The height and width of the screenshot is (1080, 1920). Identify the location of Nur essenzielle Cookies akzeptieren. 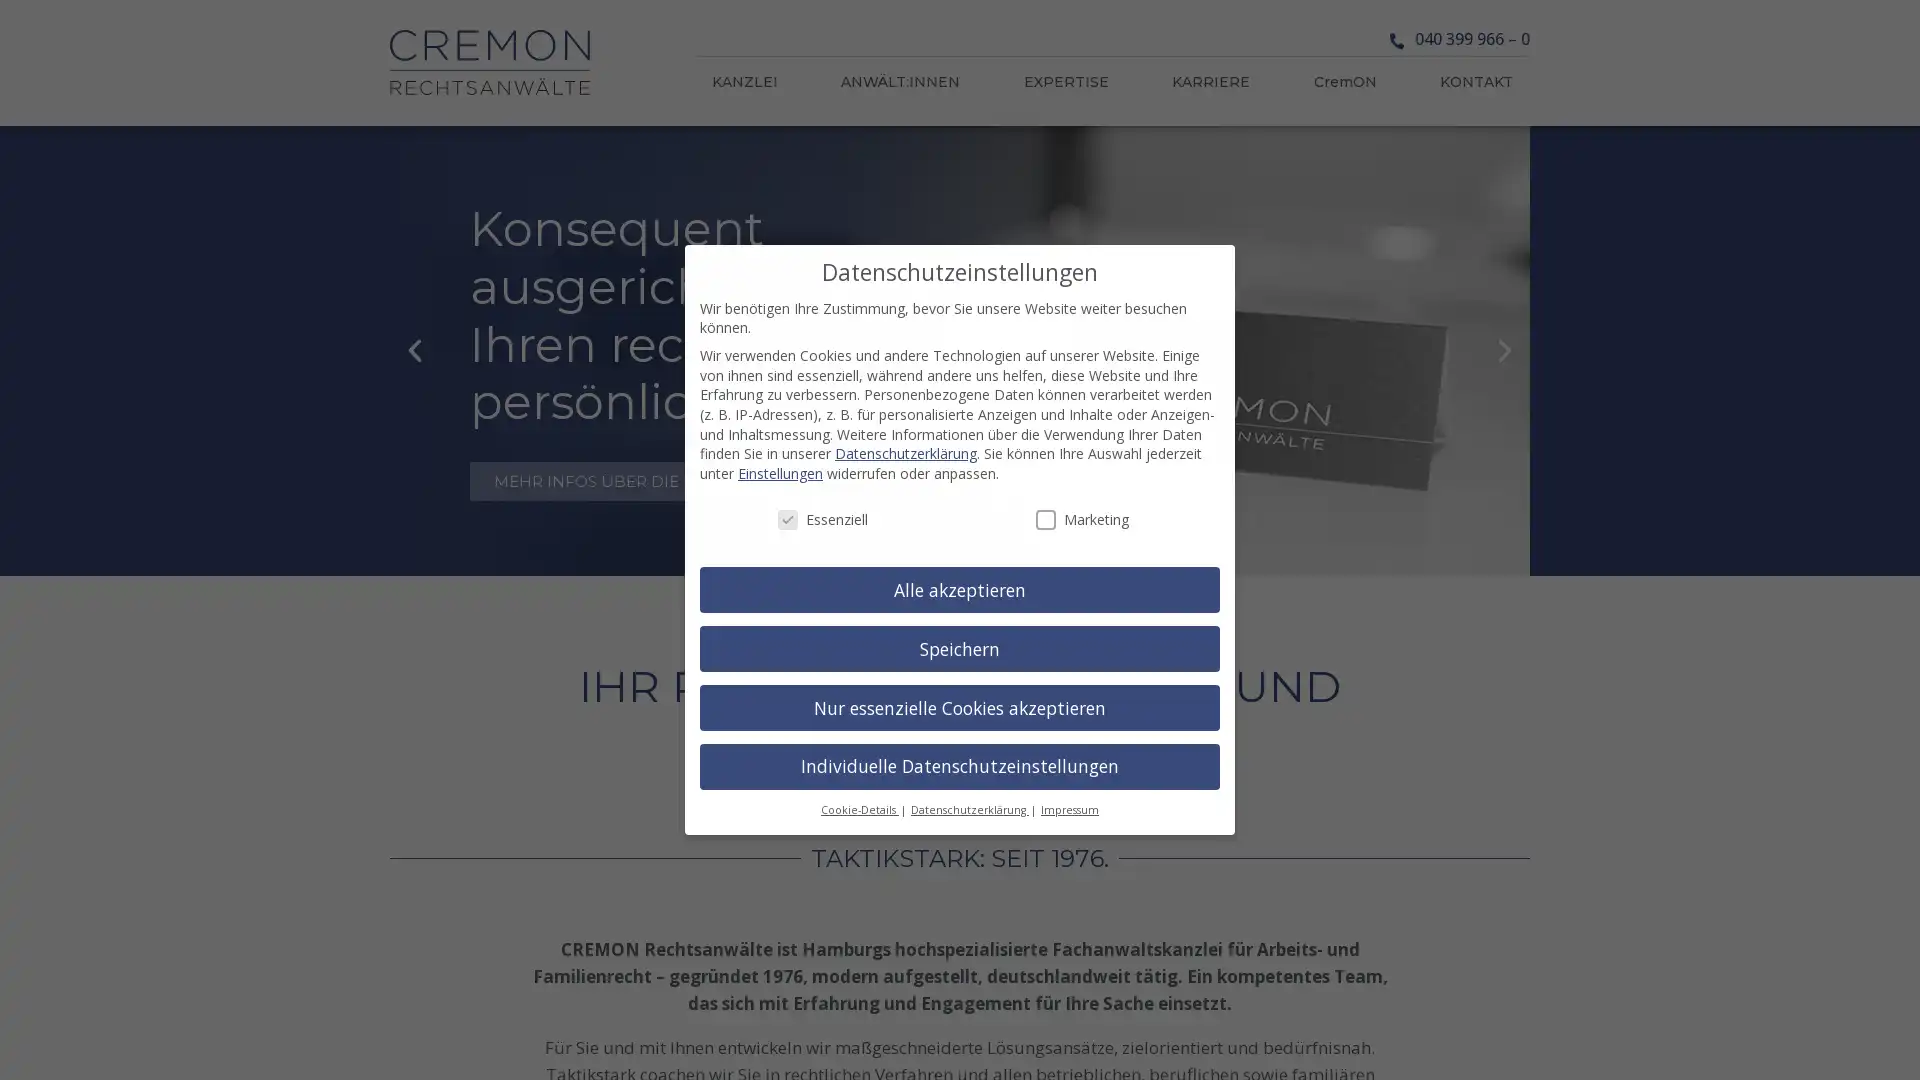
(960, 707).